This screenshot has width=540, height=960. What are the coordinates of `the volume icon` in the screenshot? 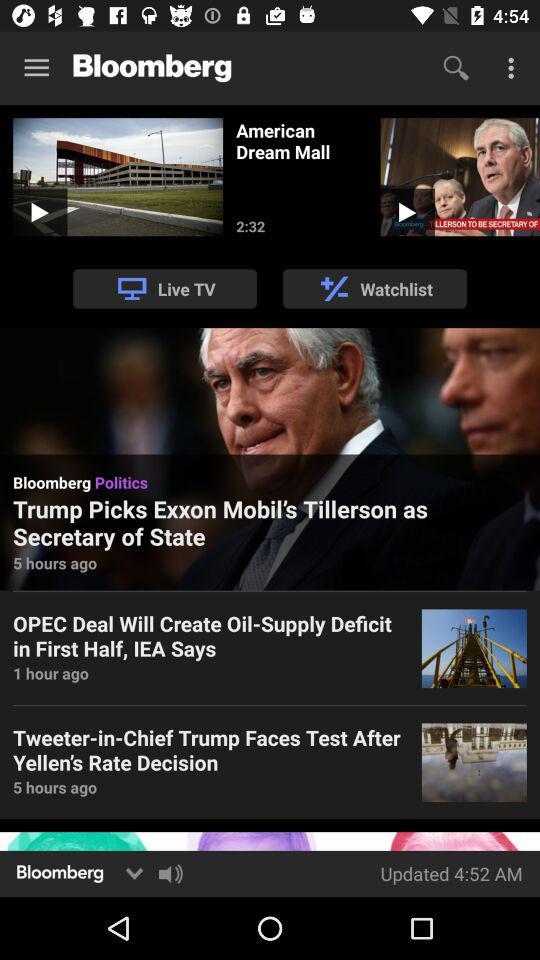 It's located at (172, 872).